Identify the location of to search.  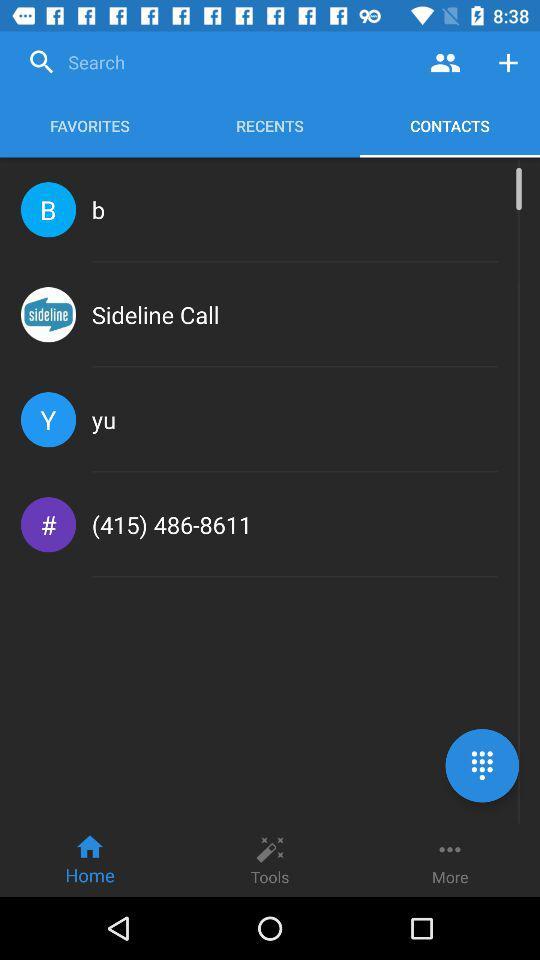
(216, 62).